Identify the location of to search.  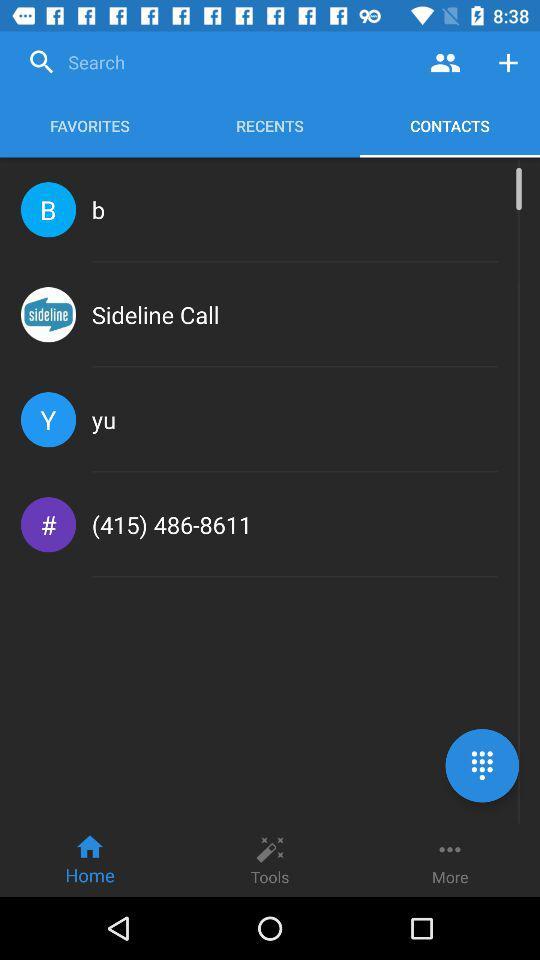
(216, 62).